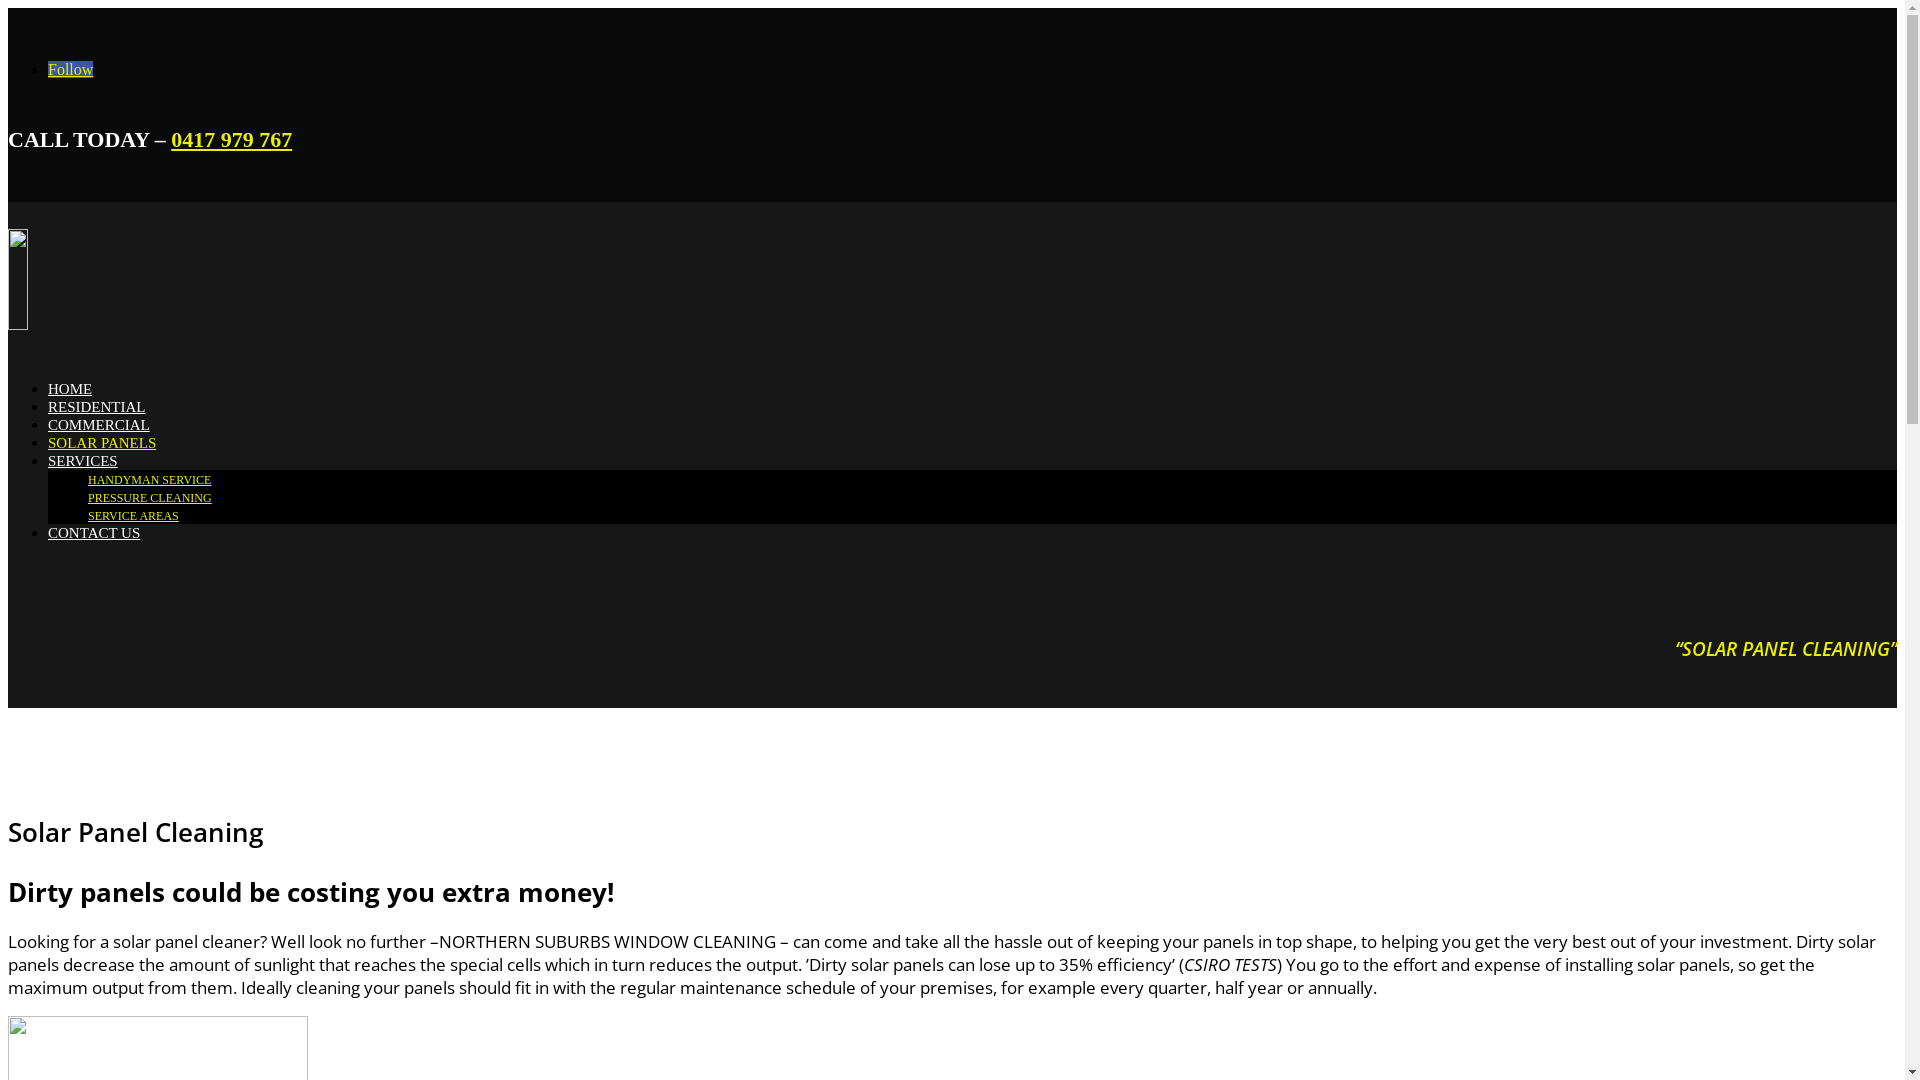 The image size is (1920, 1080). I want to click on 'Follow', so click(70, 68).